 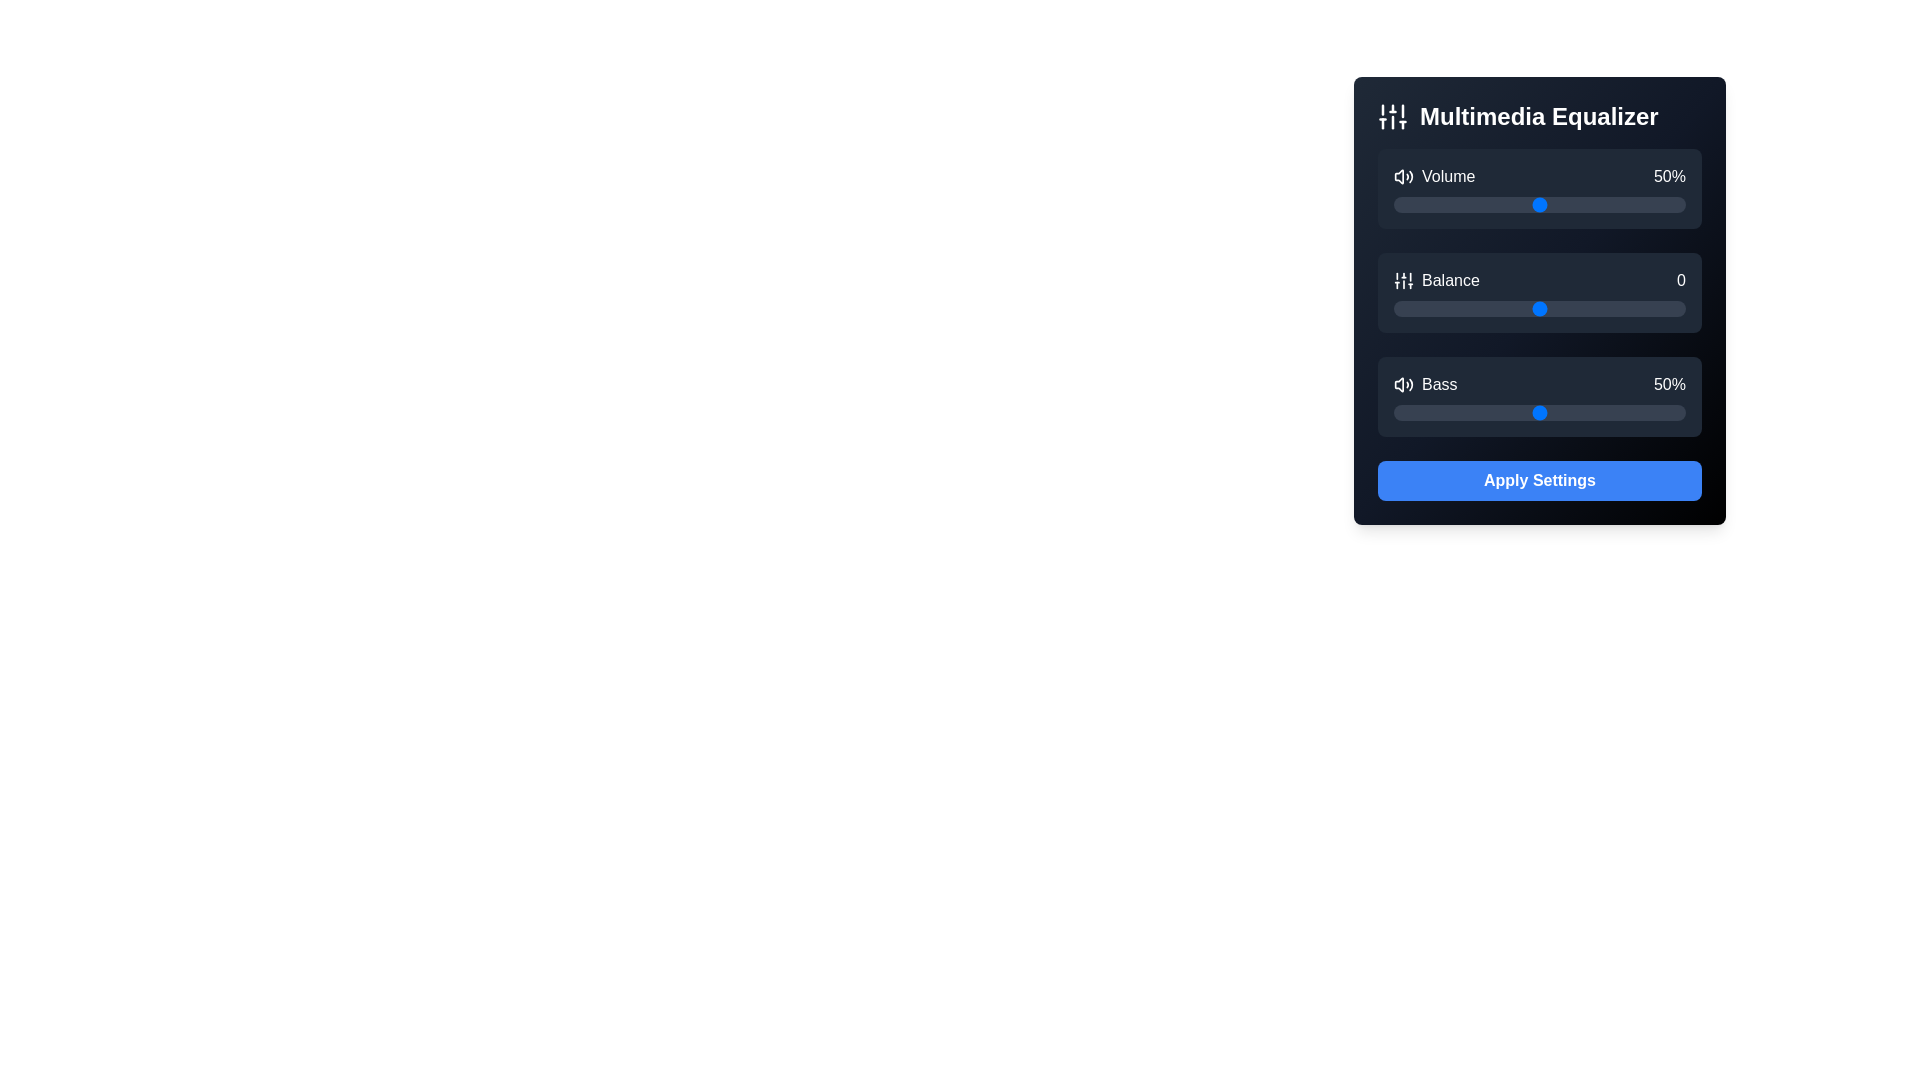 I want to click on the bass level, so click(x=1594, y=411).